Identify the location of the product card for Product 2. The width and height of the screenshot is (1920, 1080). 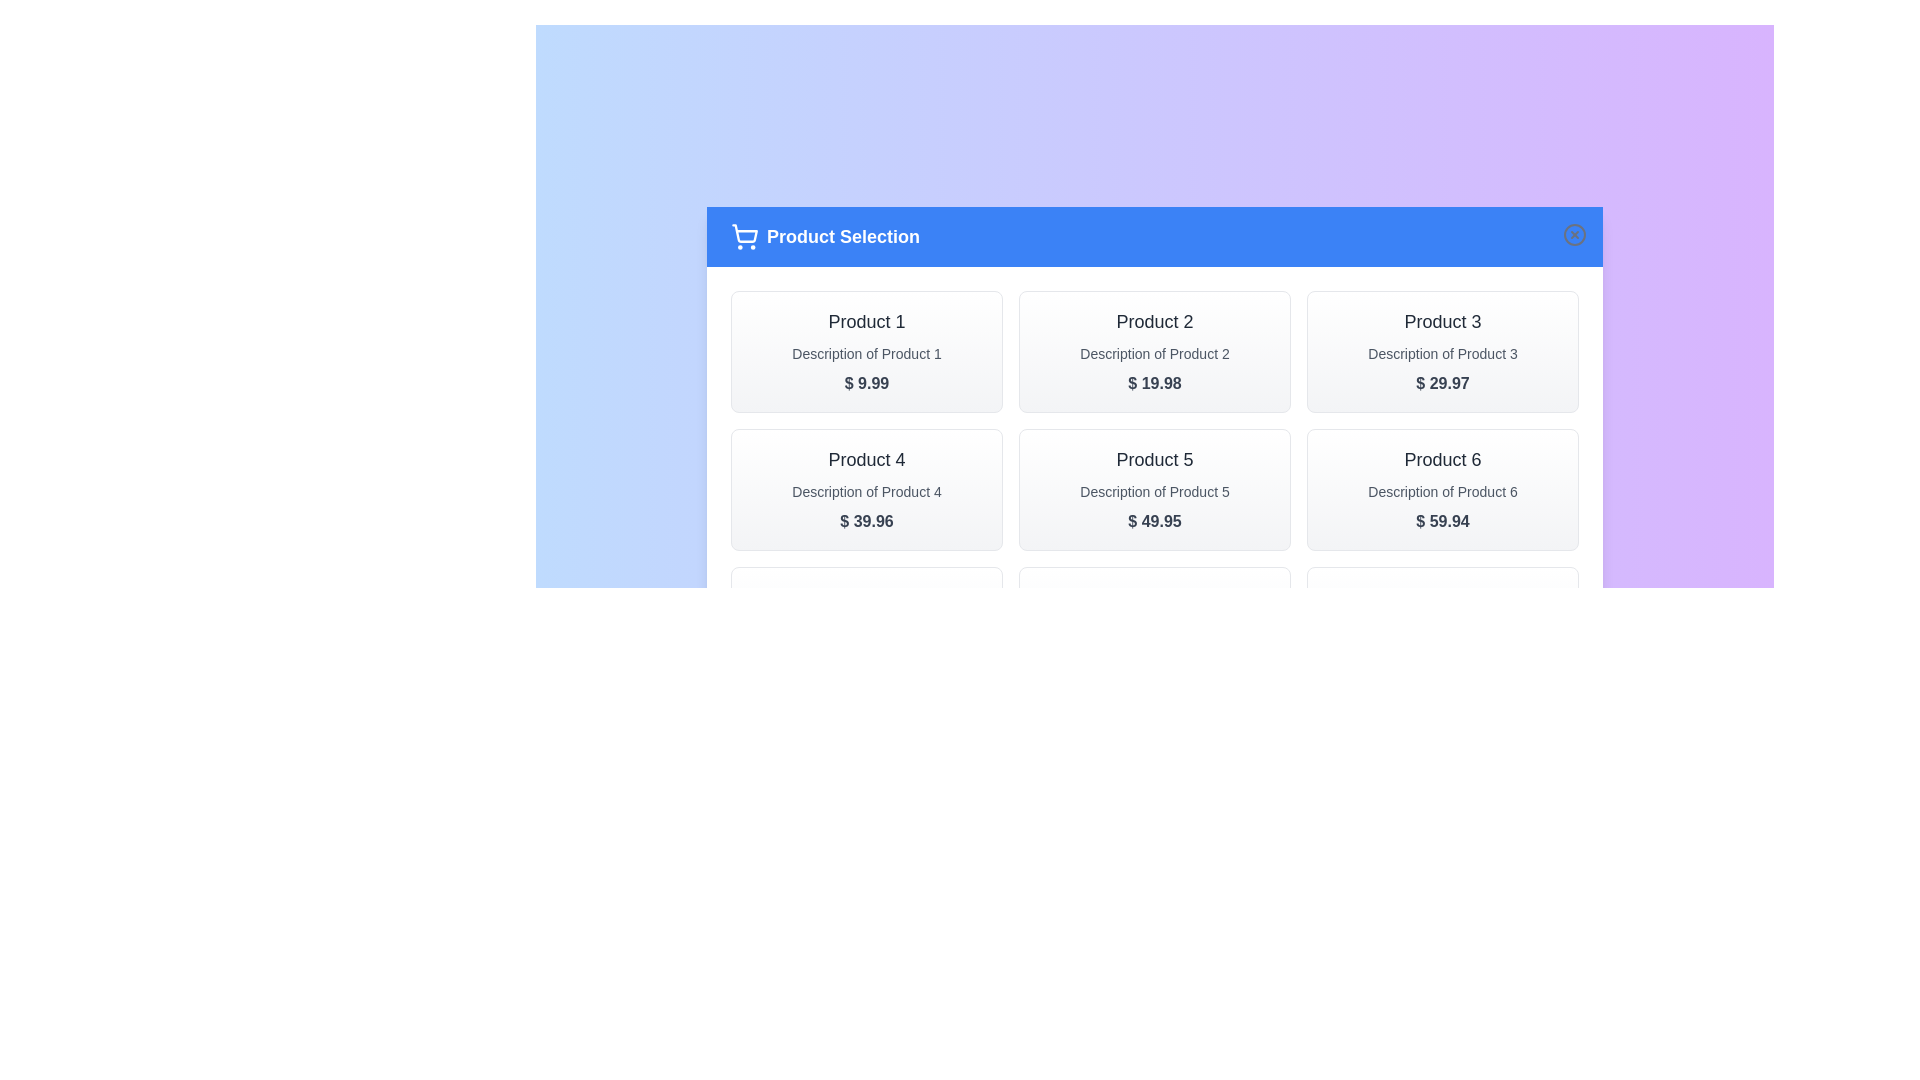
(1155, 350).